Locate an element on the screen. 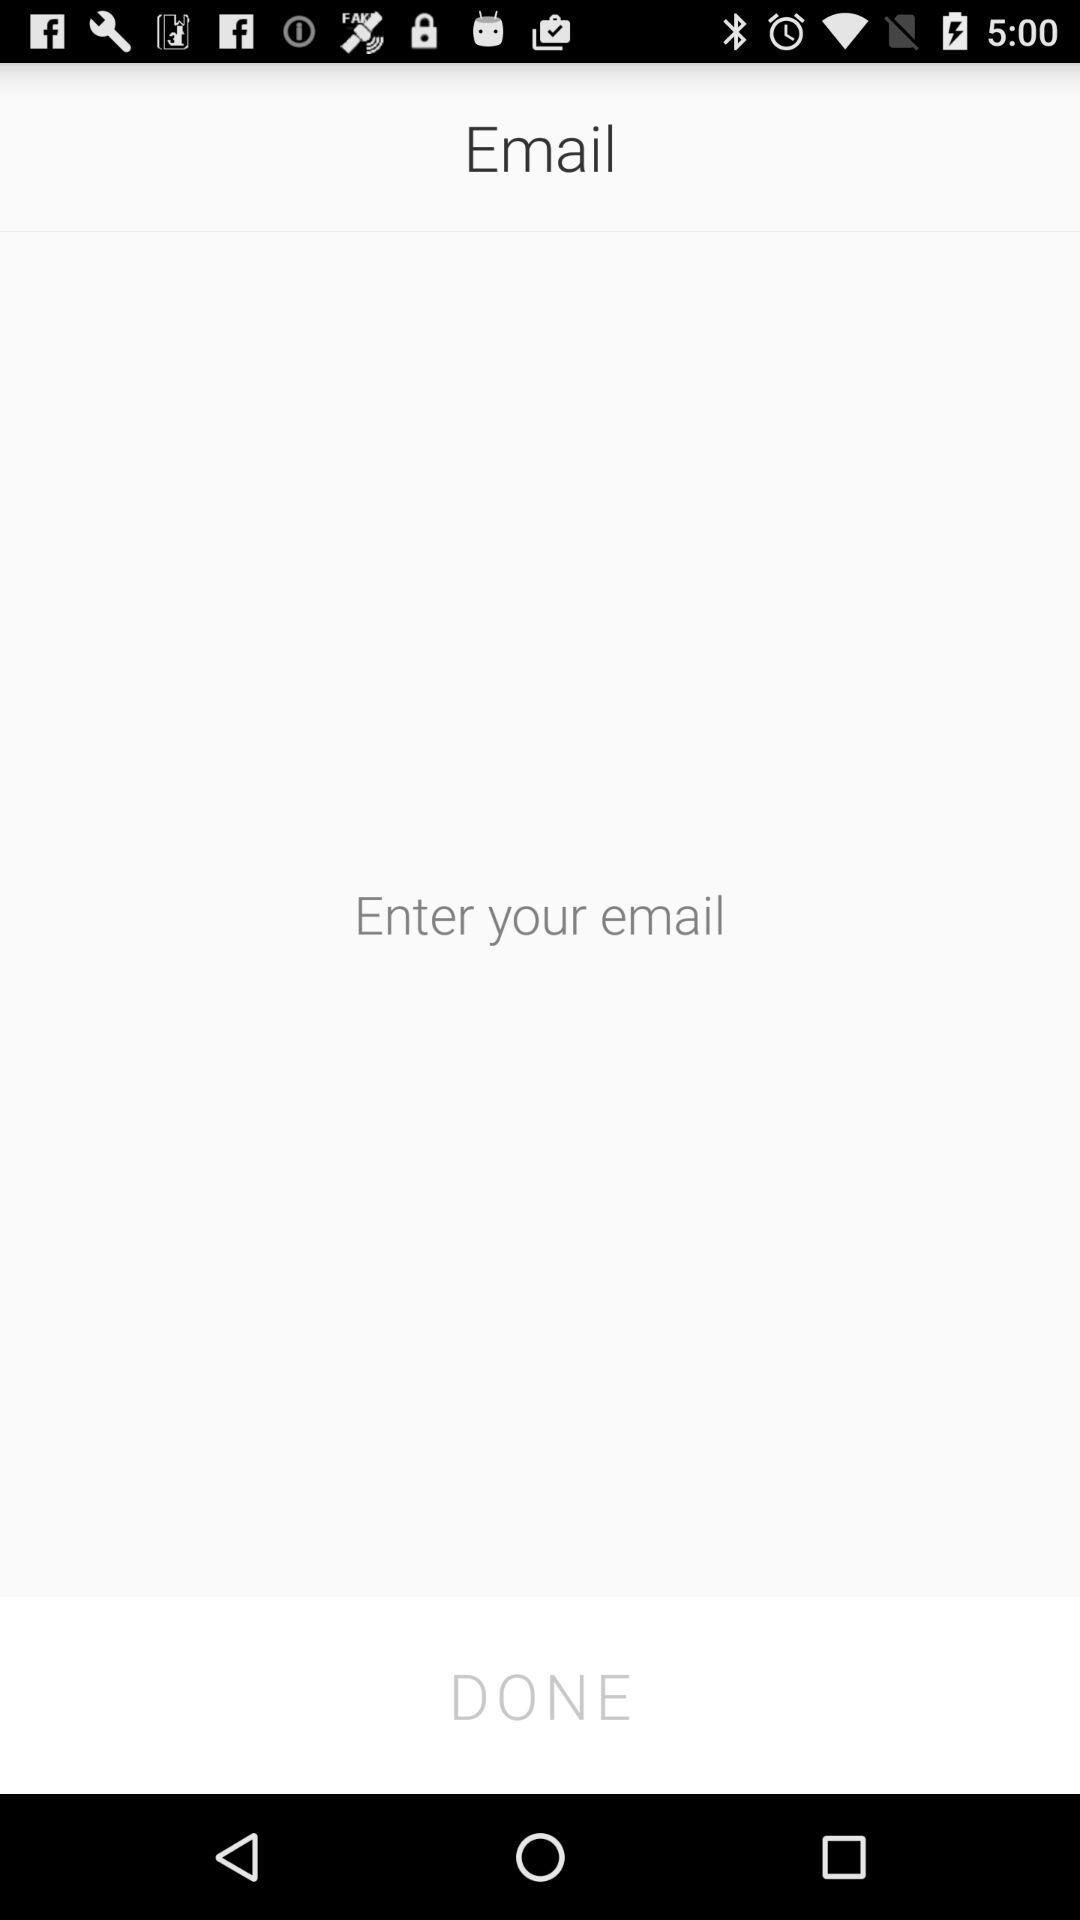  the item at the bottom is located at coordinates (540, 1694).